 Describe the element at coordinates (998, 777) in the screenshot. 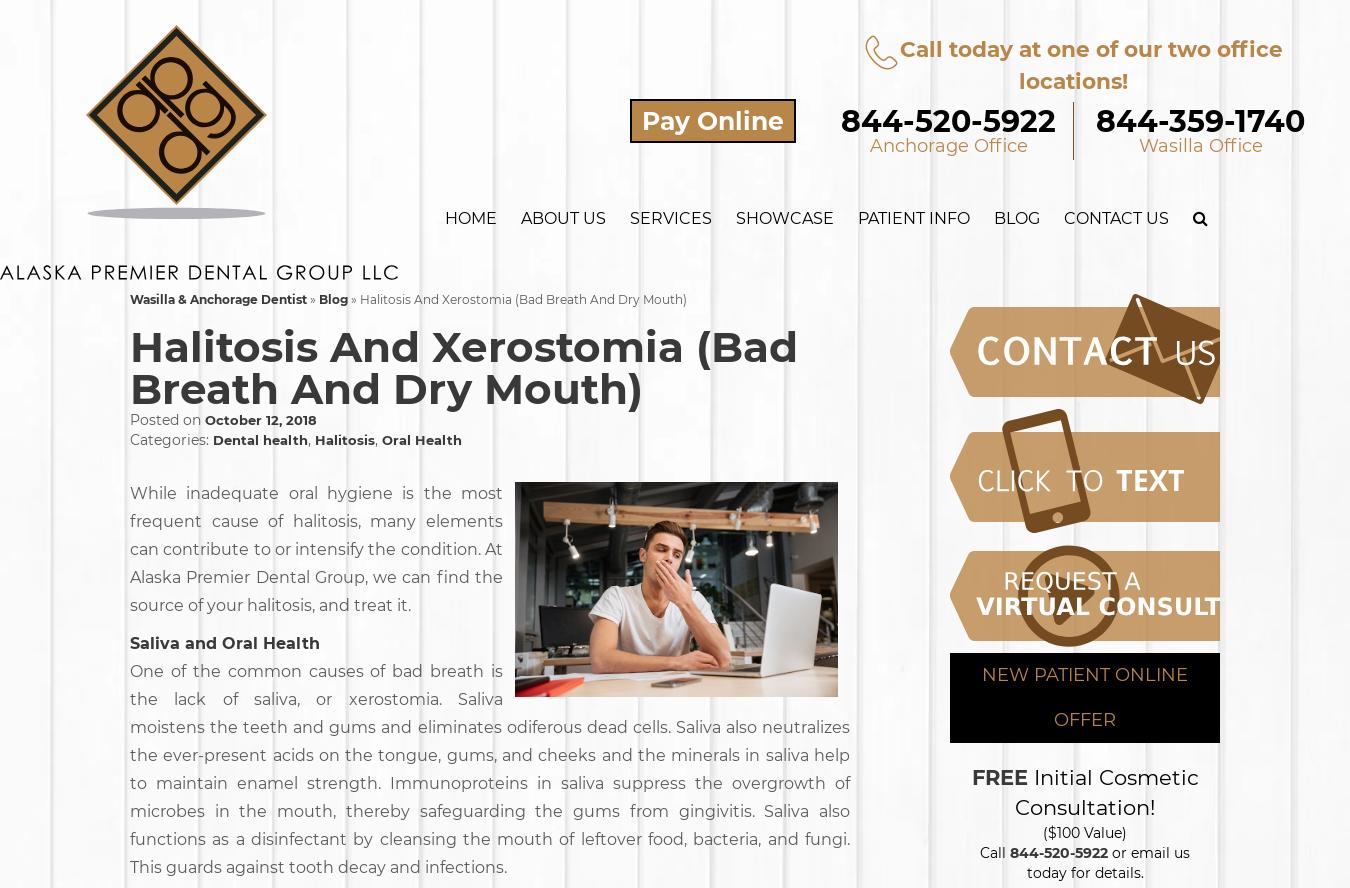

I see `'FREE'` at that location.